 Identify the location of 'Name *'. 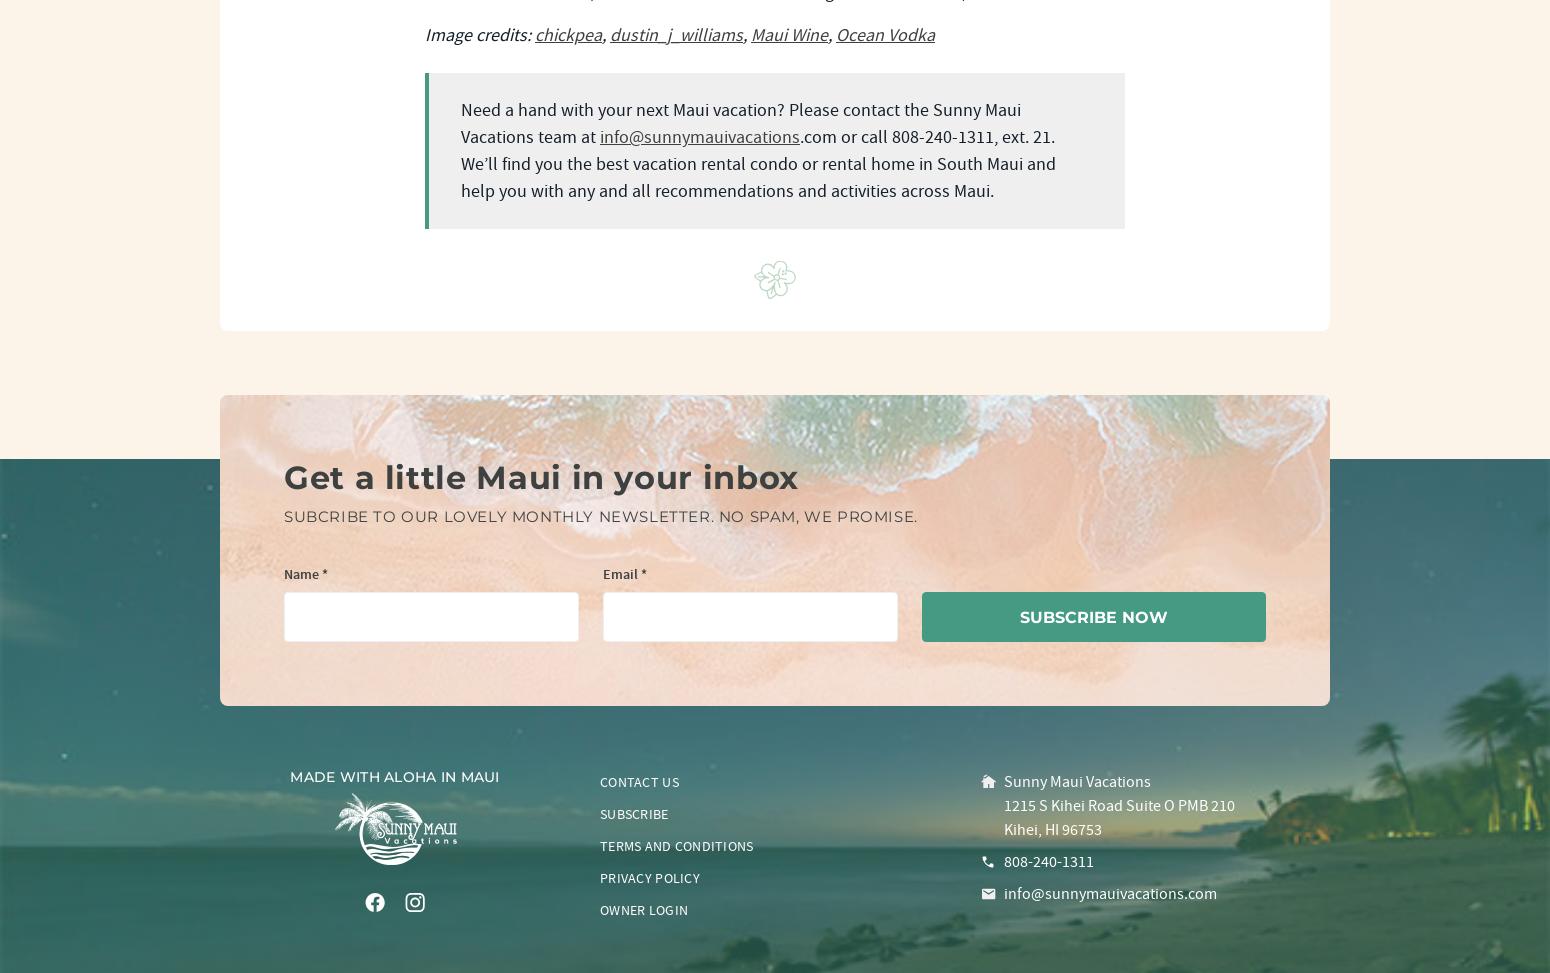
(305, 574).